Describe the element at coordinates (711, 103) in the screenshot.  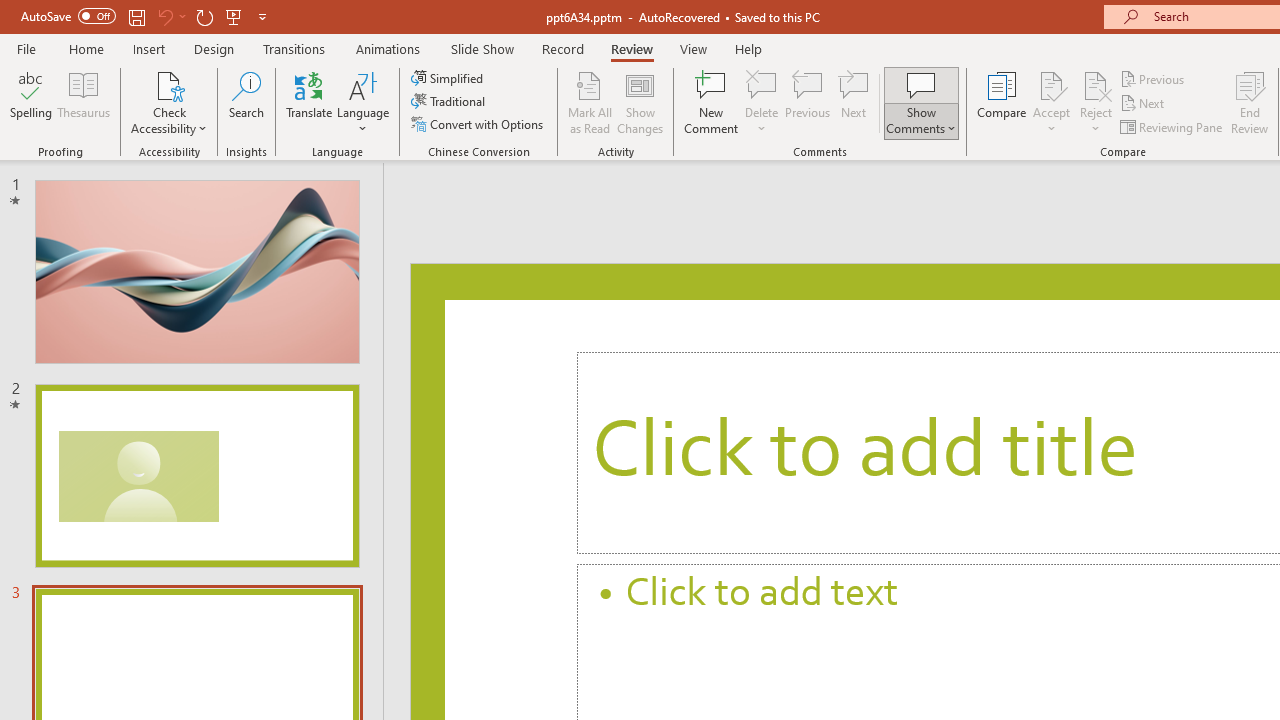
I see `'New Comment'` at that location.